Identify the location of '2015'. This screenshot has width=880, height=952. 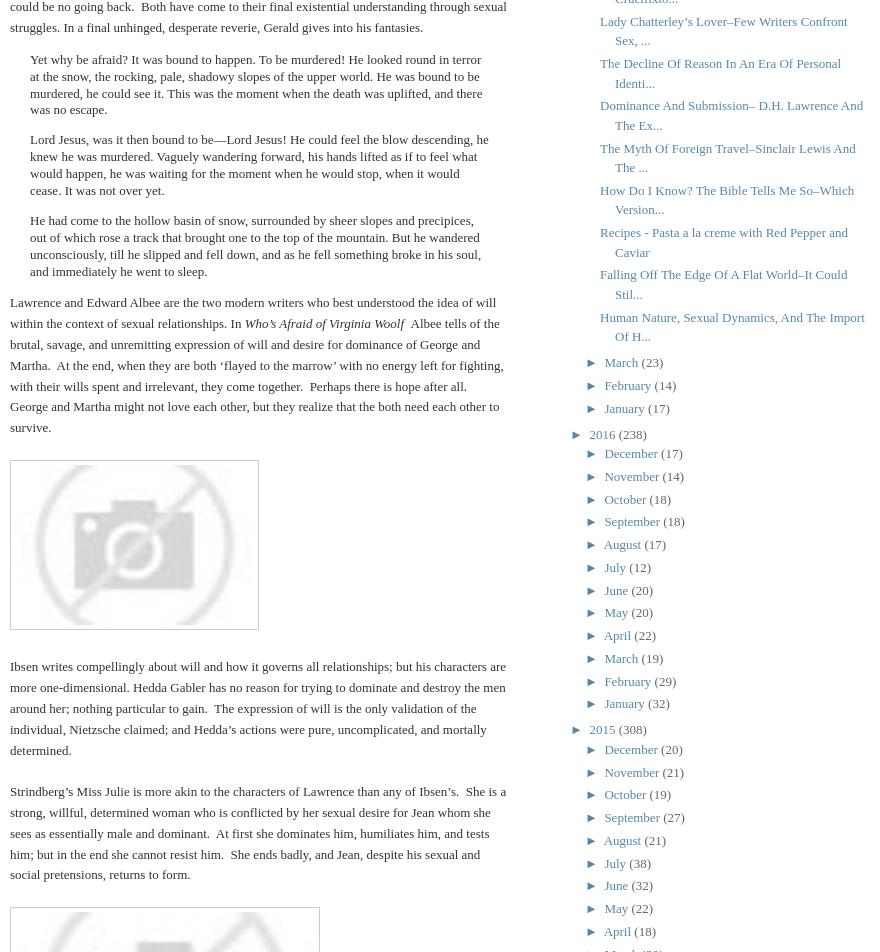
(587, 729).